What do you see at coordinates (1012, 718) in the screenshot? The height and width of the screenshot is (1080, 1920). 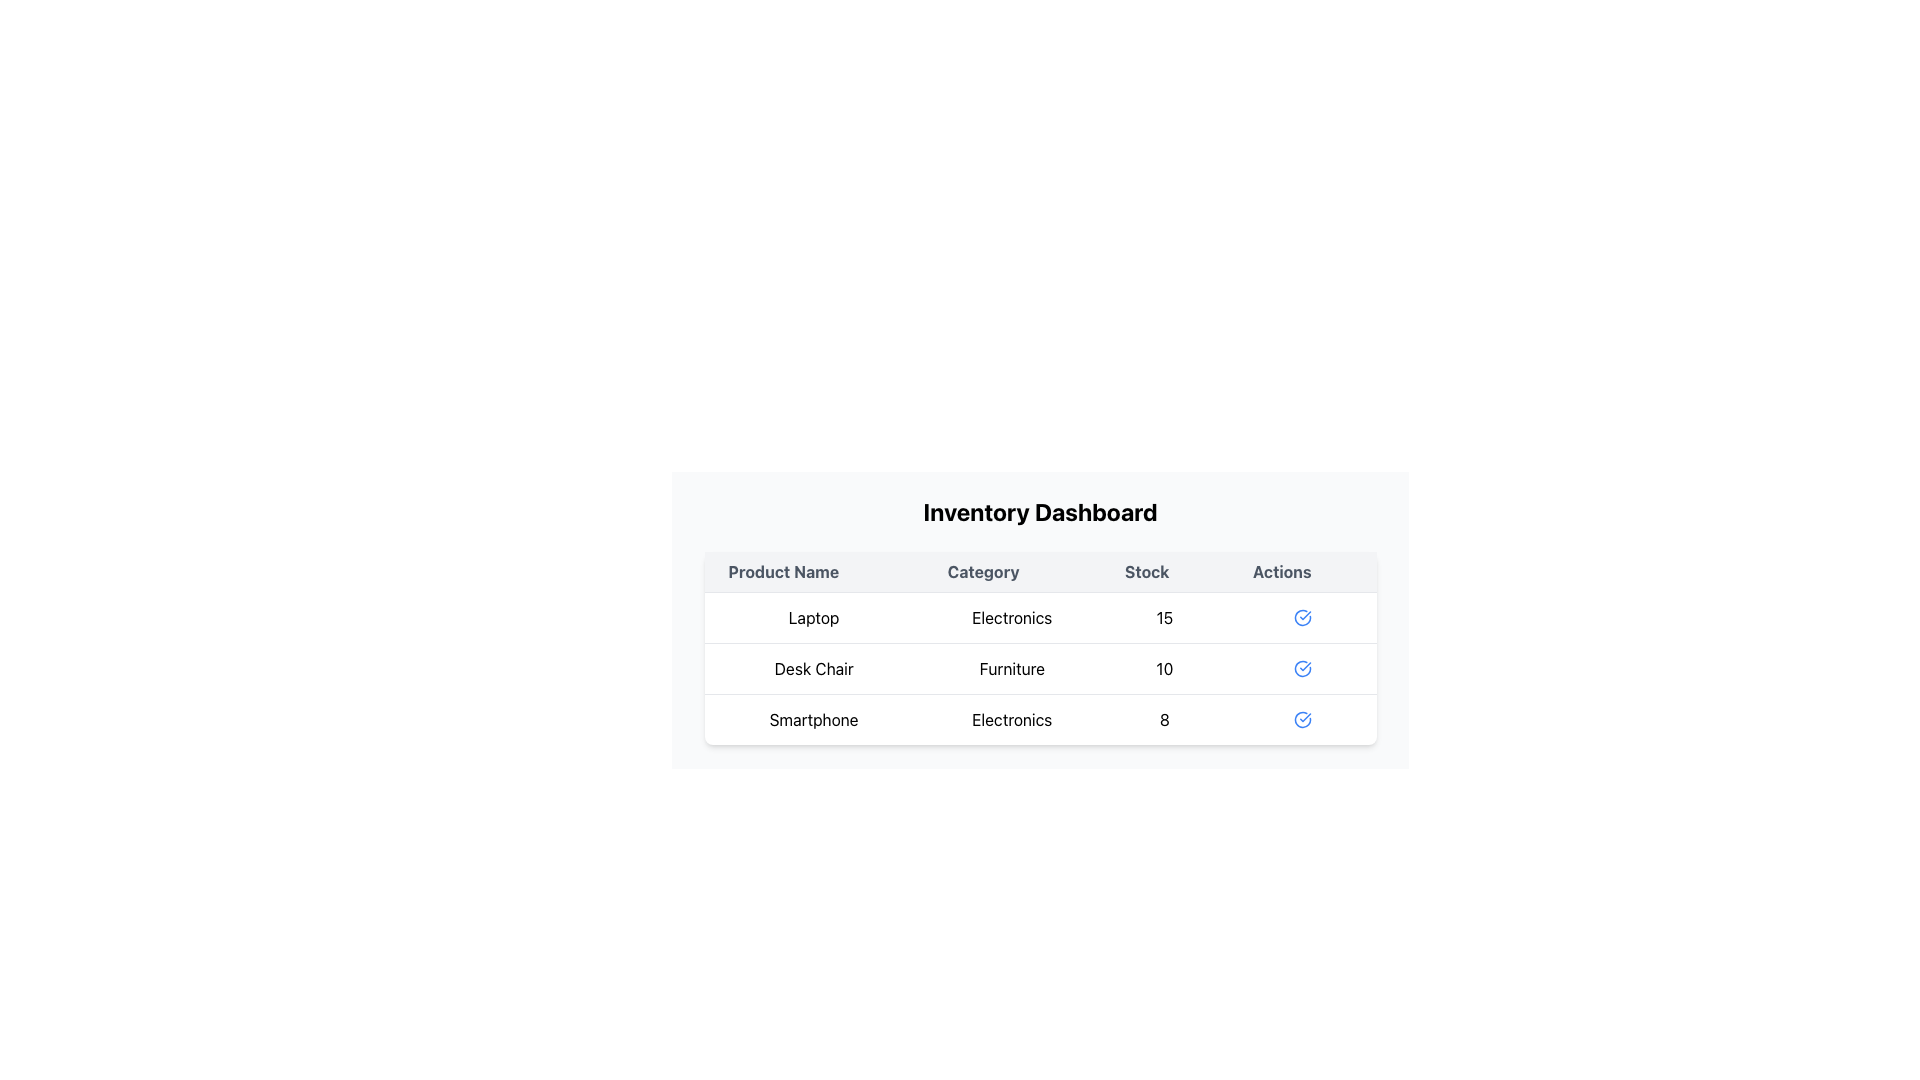 I see `the text label displaying the word 'Electronics', which is located in the second column of the third row of a table, centered within its cell` at bounding box center [1012, 718].